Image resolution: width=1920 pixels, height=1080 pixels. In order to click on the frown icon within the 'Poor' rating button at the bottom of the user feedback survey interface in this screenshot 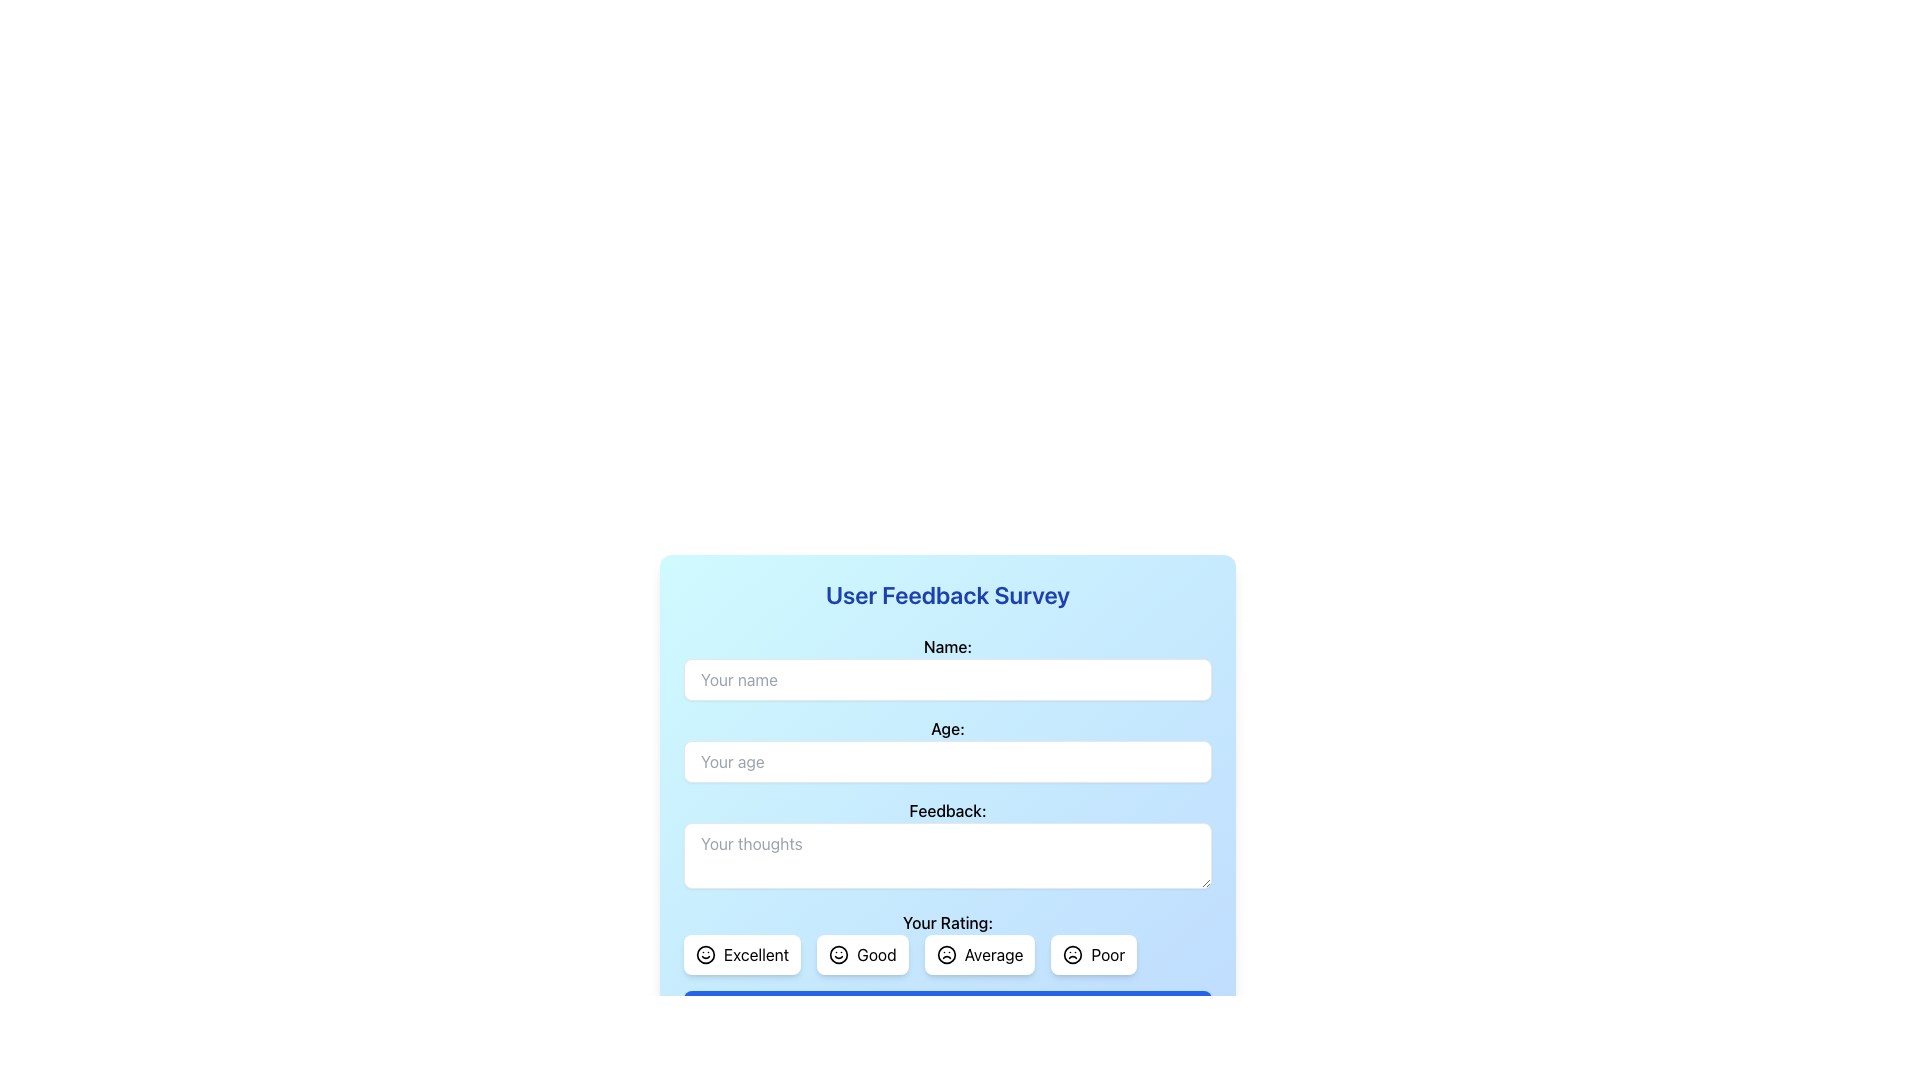, I will do `click(1072, 954)`.